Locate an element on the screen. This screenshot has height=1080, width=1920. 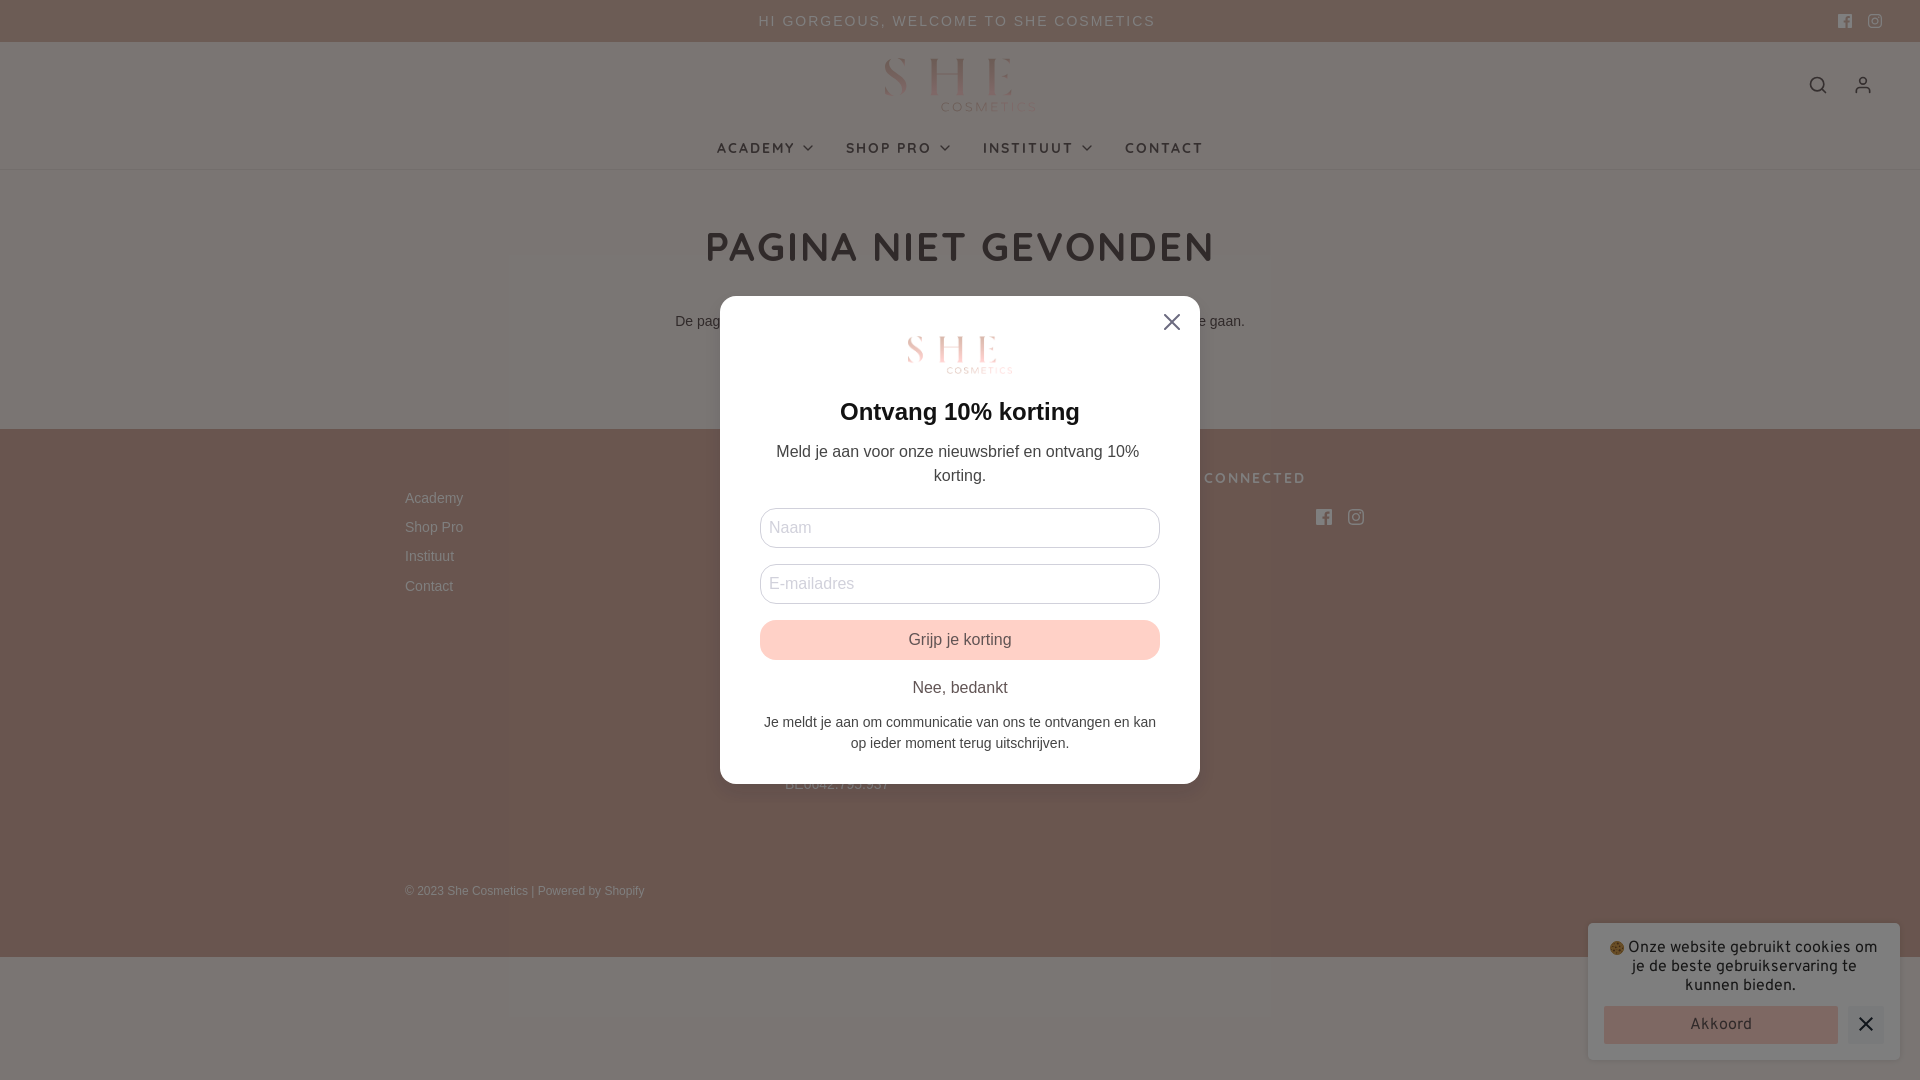
'CONTACT' is located at coordinates (1123, 146).